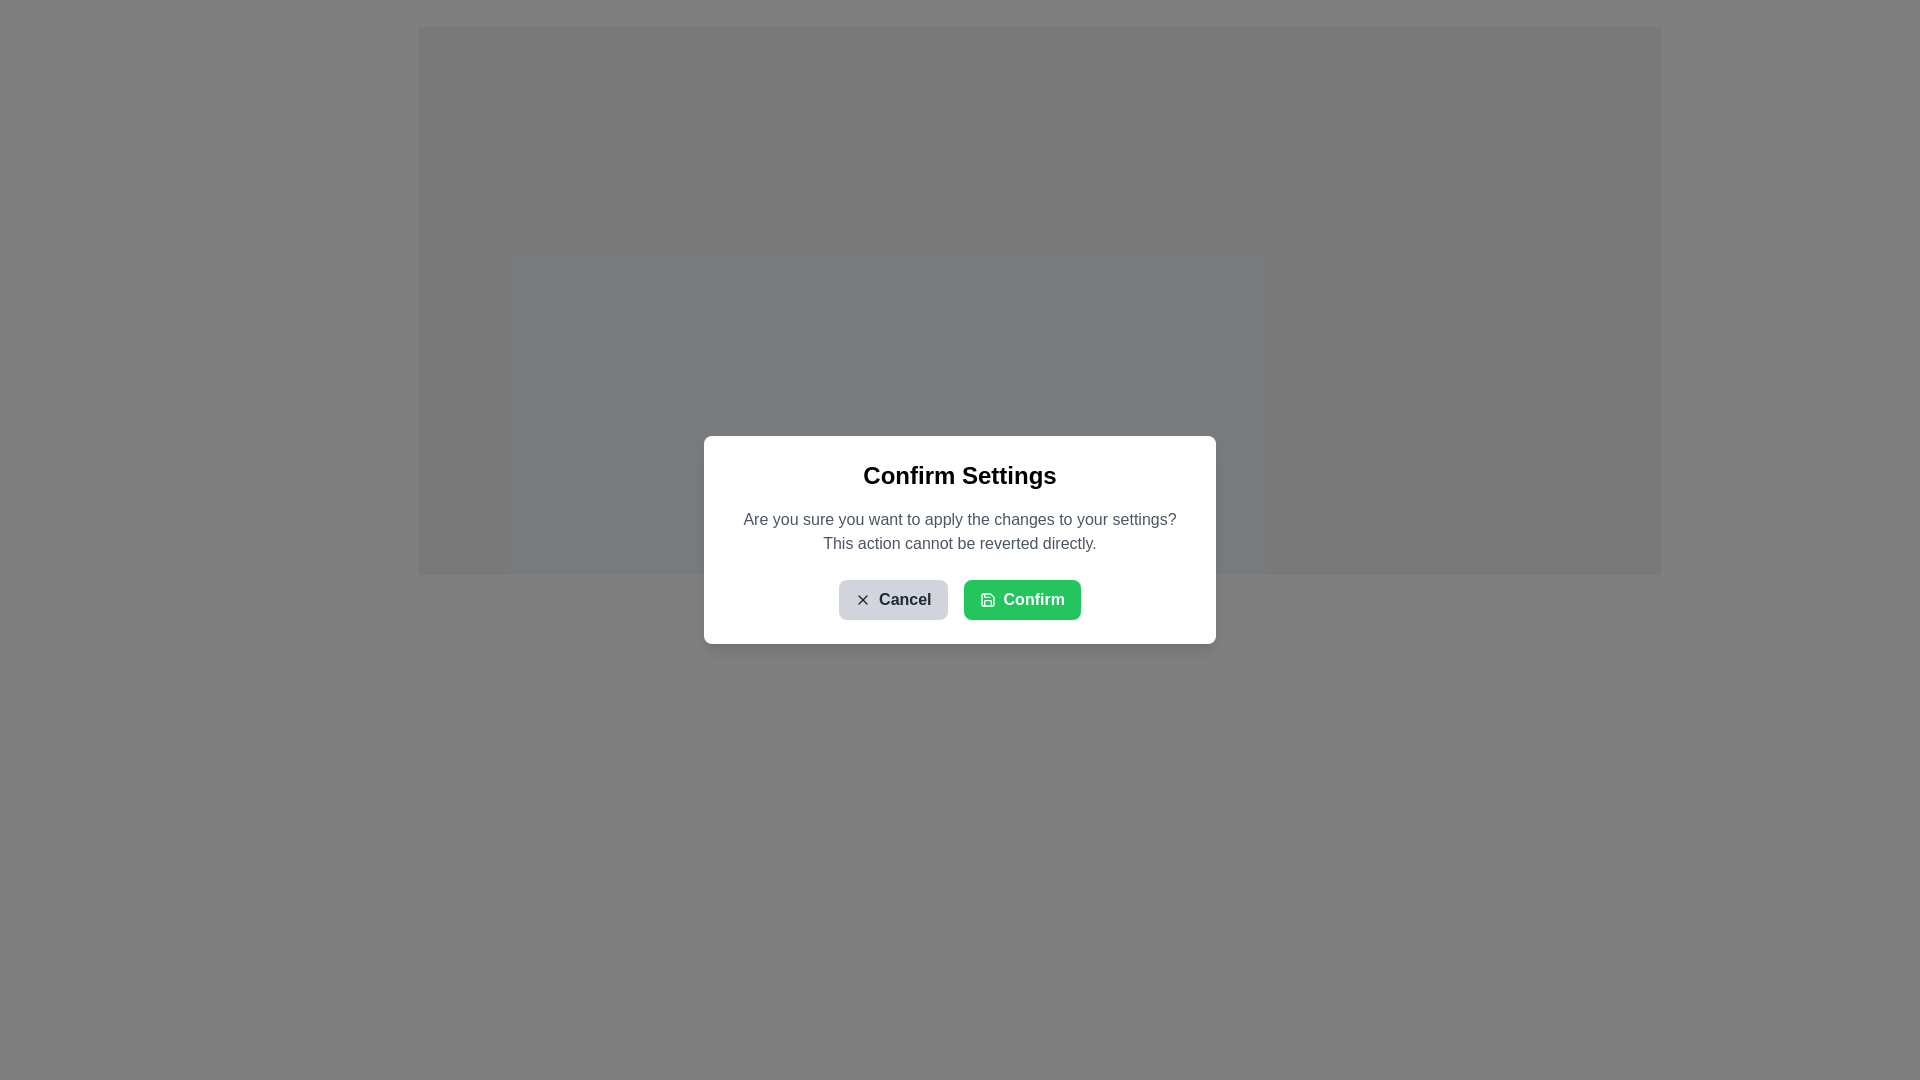 The height and width of the screenshot is (1080, 1920). What do you see at coordinates (960, 475) in the screenshot?
I see `text of the heading 'Confirm Settings' which is a prominent static text element in bold, large font at the top of the dialog box` at bounding box center [960, 475].